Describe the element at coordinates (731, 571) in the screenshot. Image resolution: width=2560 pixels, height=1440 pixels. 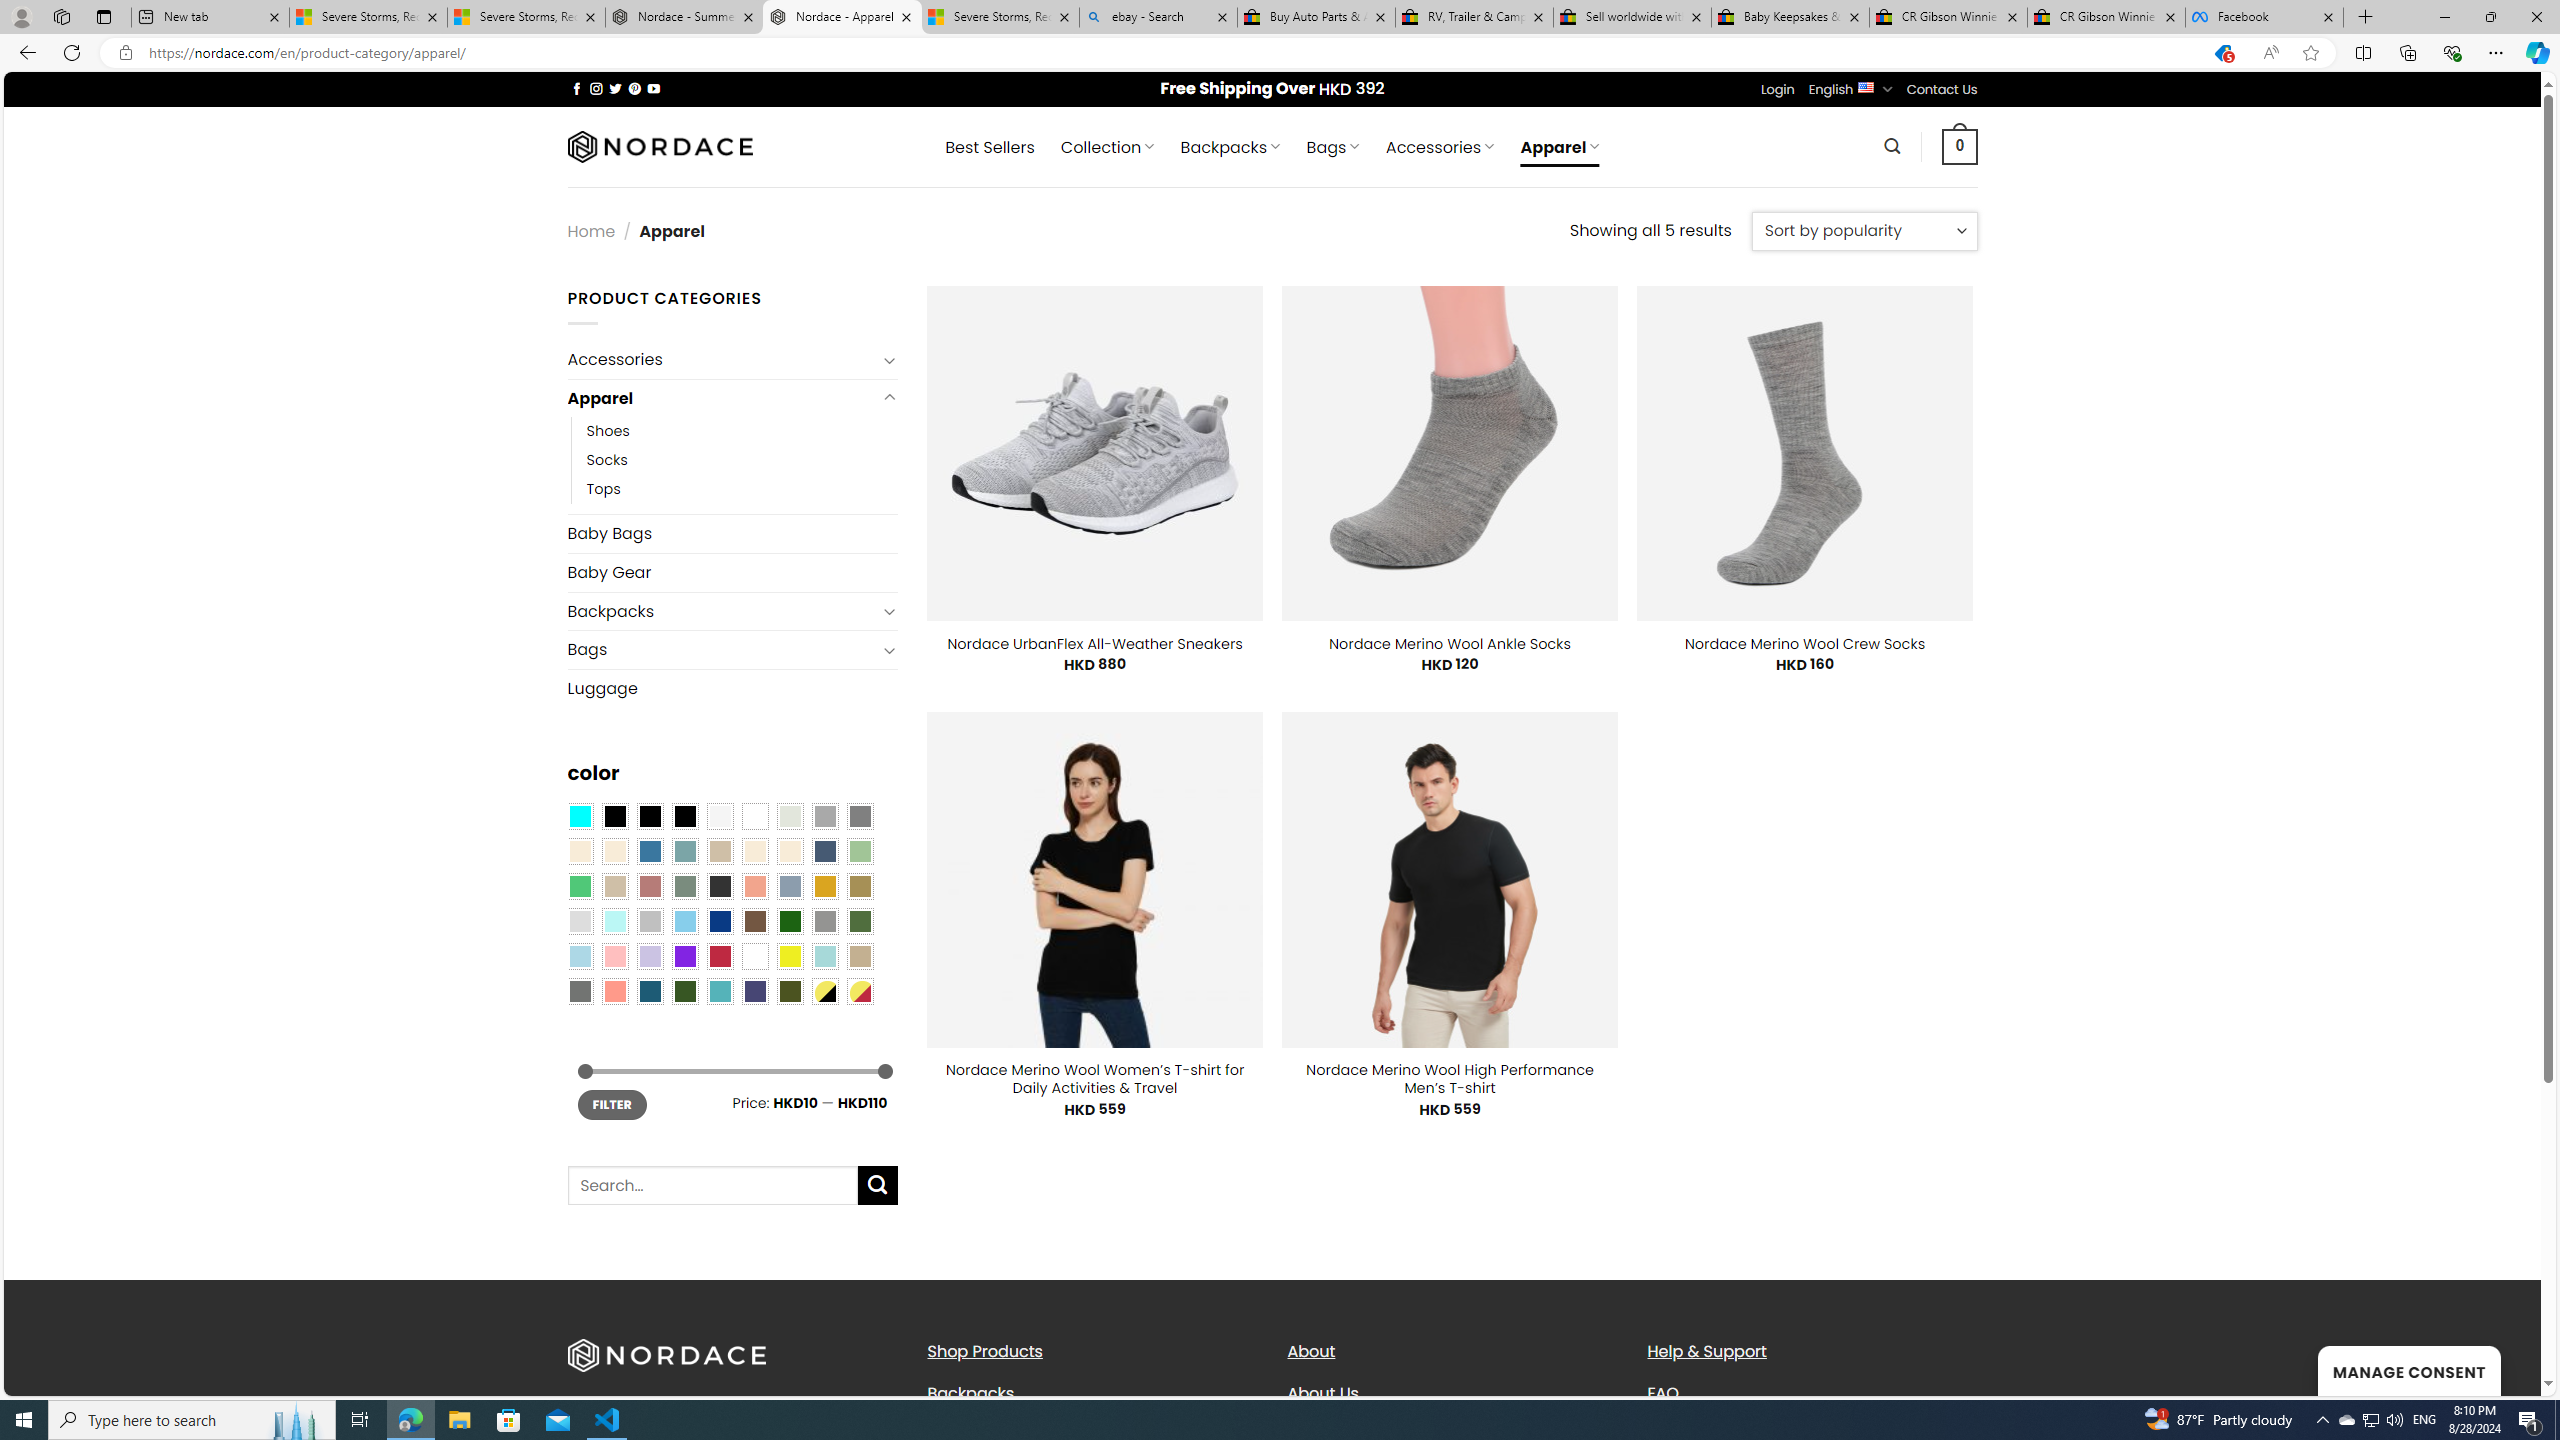
I see `'Baby Gear'` at that location.